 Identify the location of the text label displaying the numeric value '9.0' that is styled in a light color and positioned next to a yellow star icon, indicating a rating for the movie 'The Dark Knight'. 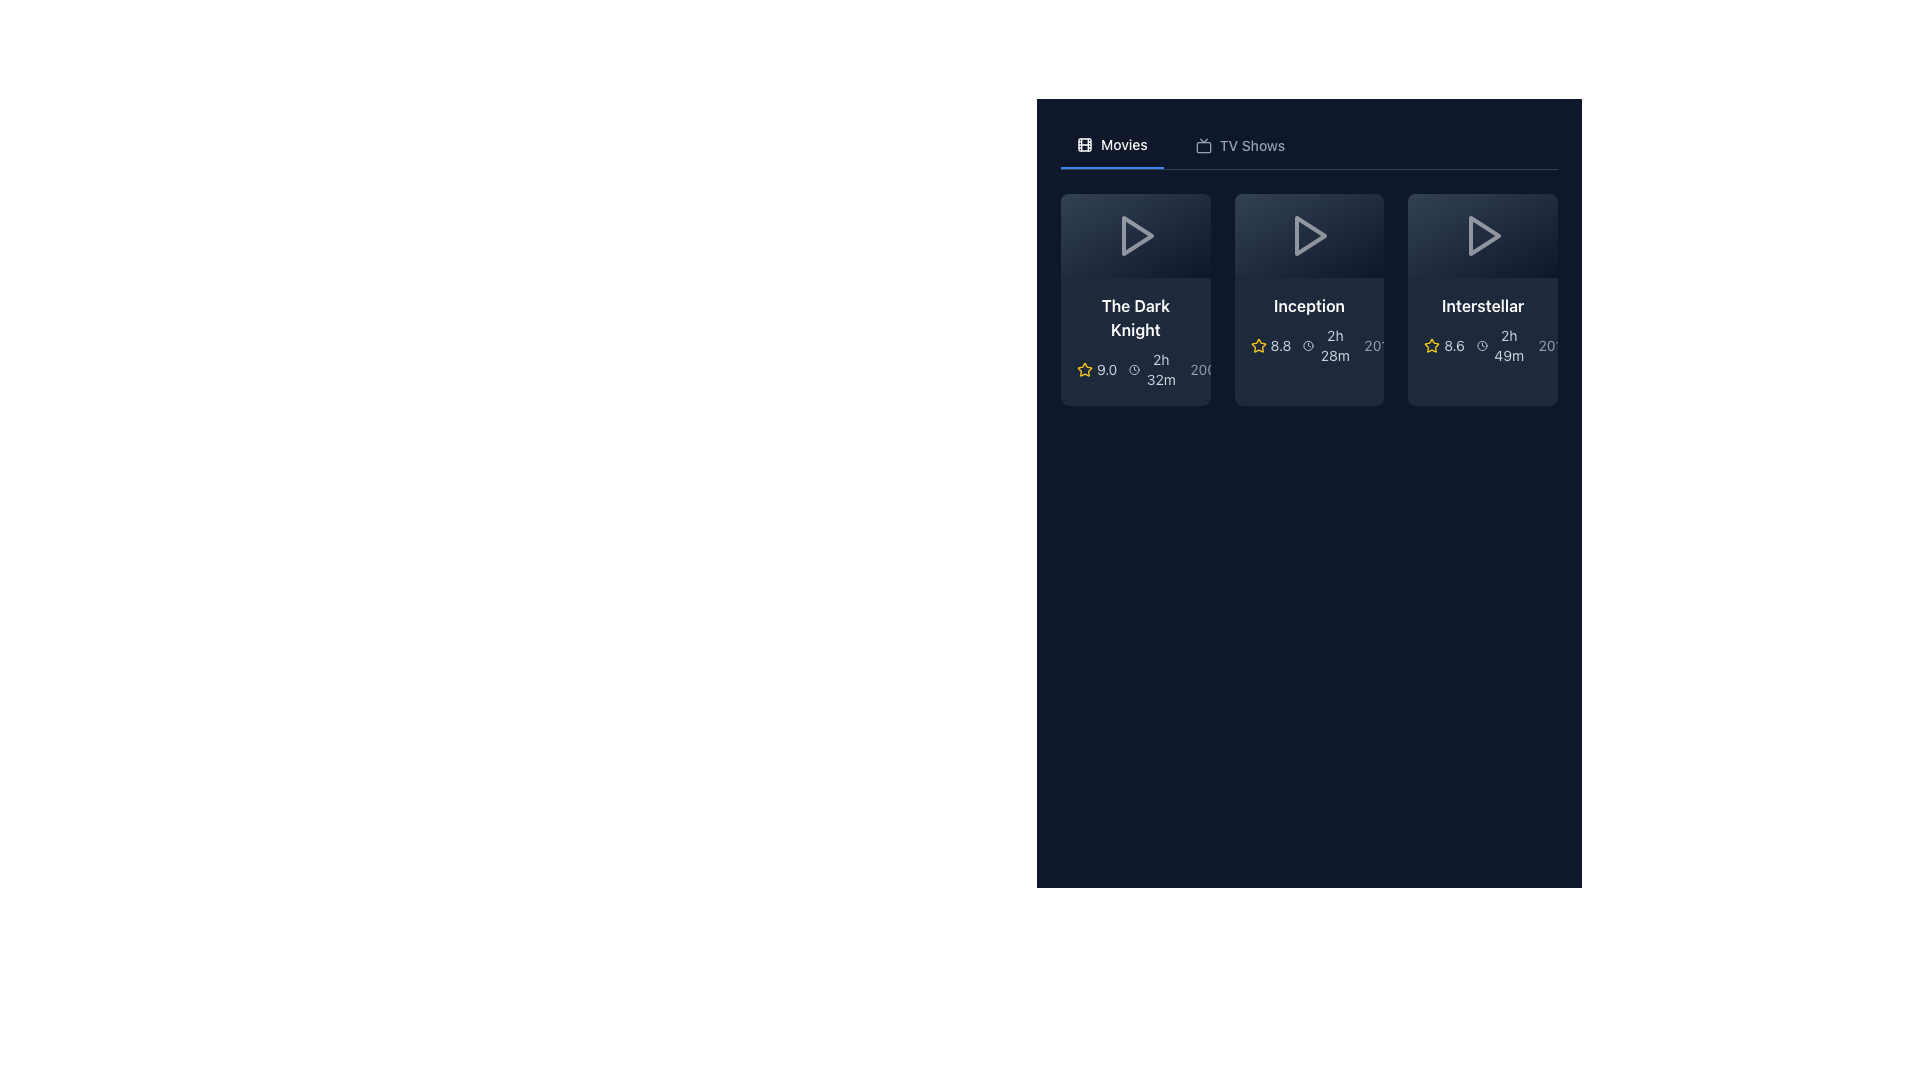
(1106, 370).